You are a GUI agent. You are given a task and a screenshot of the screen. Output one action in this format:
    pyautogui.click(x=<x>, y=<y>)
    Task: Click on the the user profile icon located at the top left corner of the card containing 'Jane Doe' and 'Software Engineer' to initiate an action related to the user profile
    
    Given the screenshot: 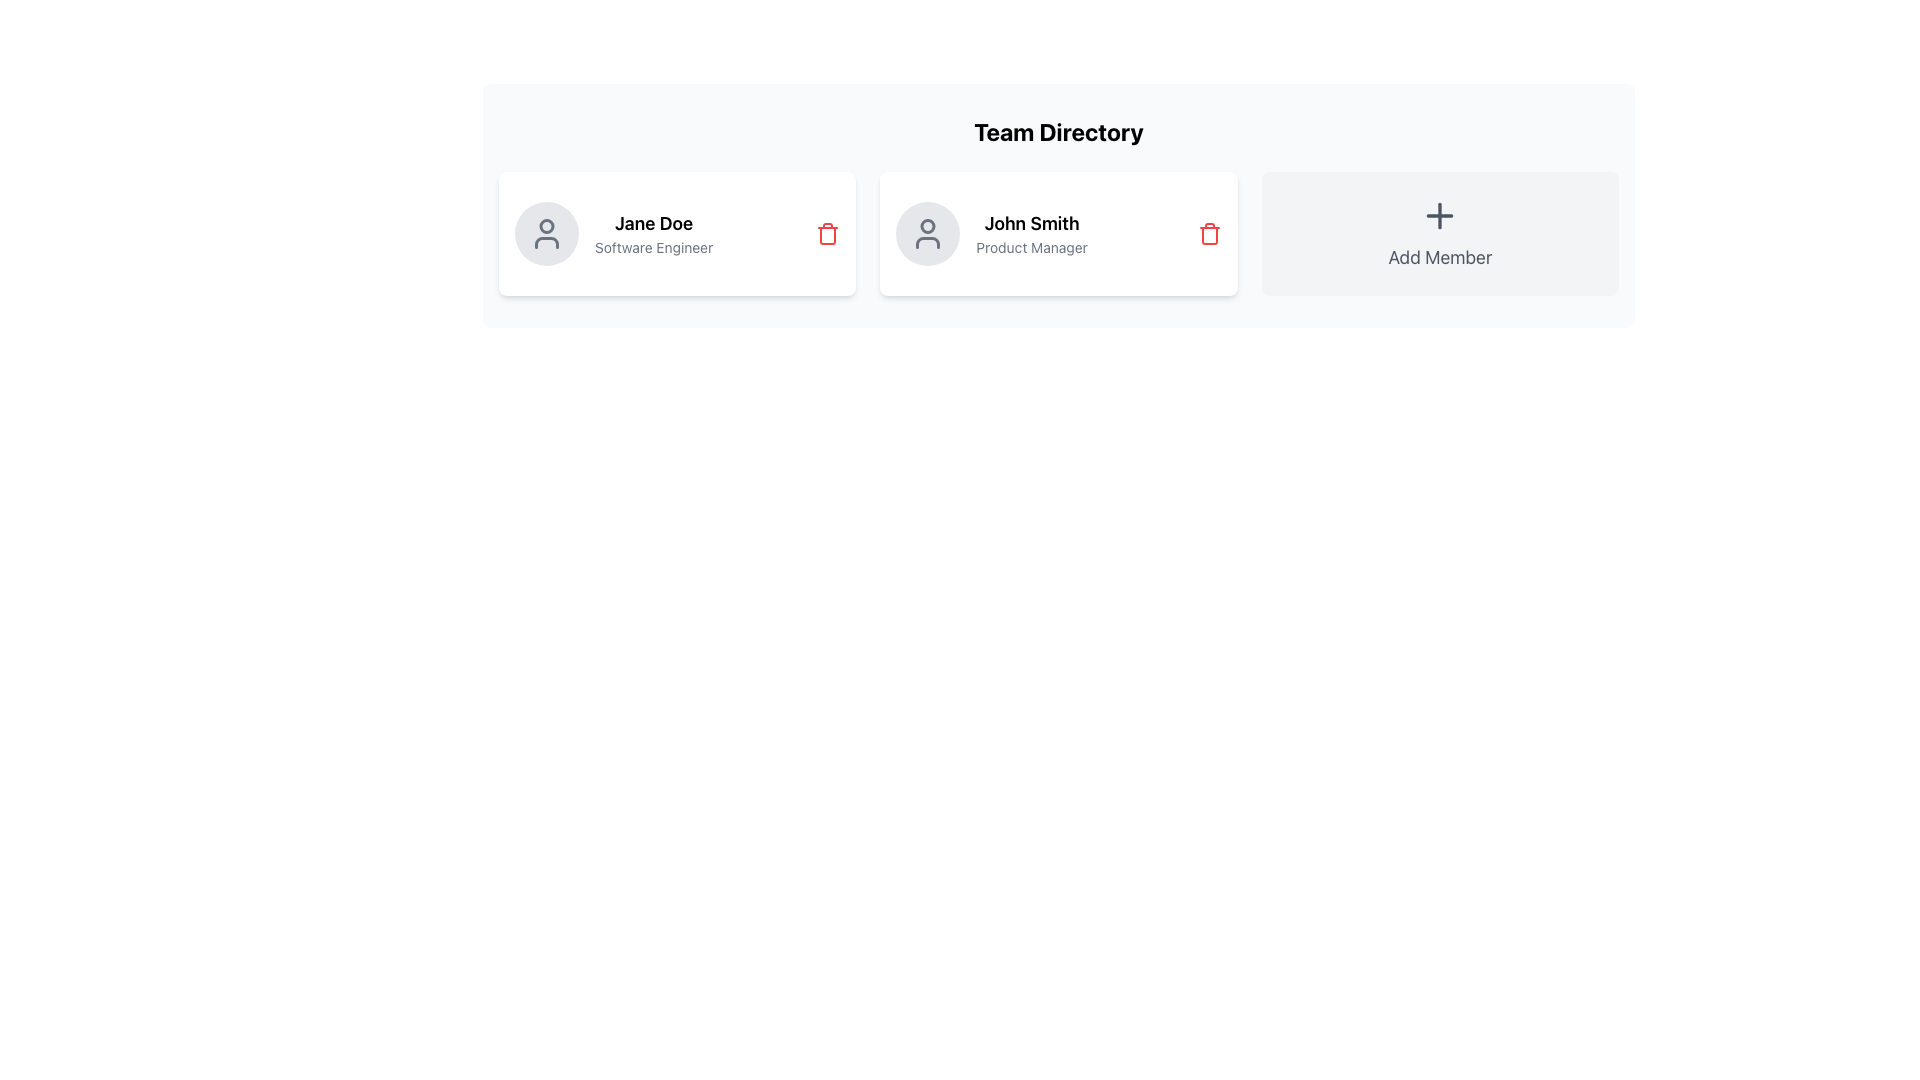 What is the action you would take?
    pyautogui.click(x=547, y=233)
    